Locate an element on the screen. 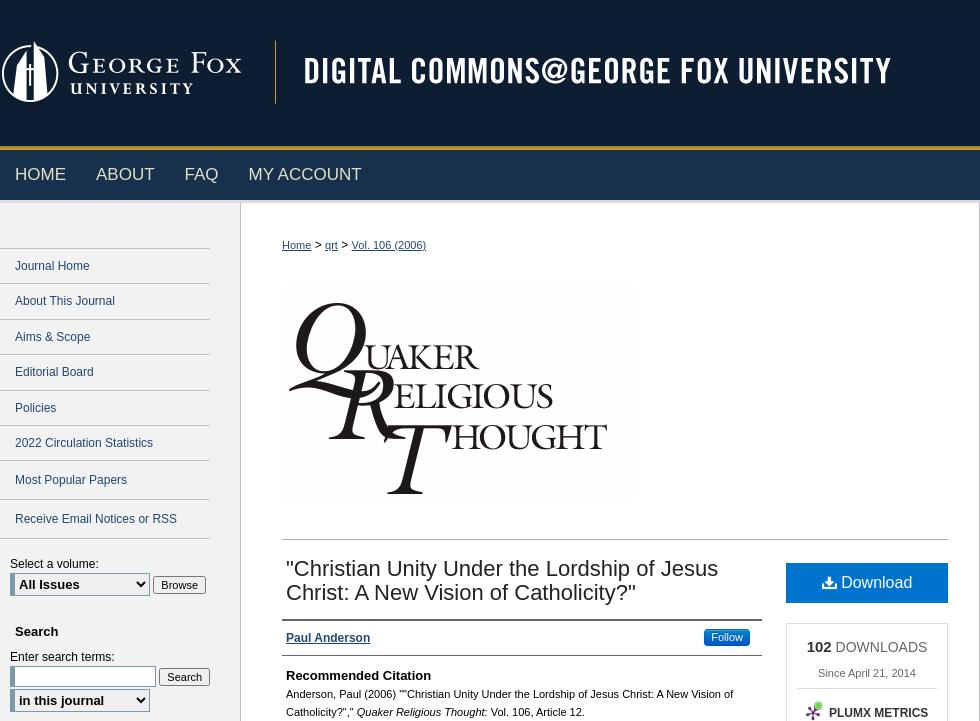 The height and width of the screenshot is (721, 980). '"Christian Unity Under the Lordship of Jesus Christ: A New Vision of Catholicity?"' is located at coordinates (285, 578).